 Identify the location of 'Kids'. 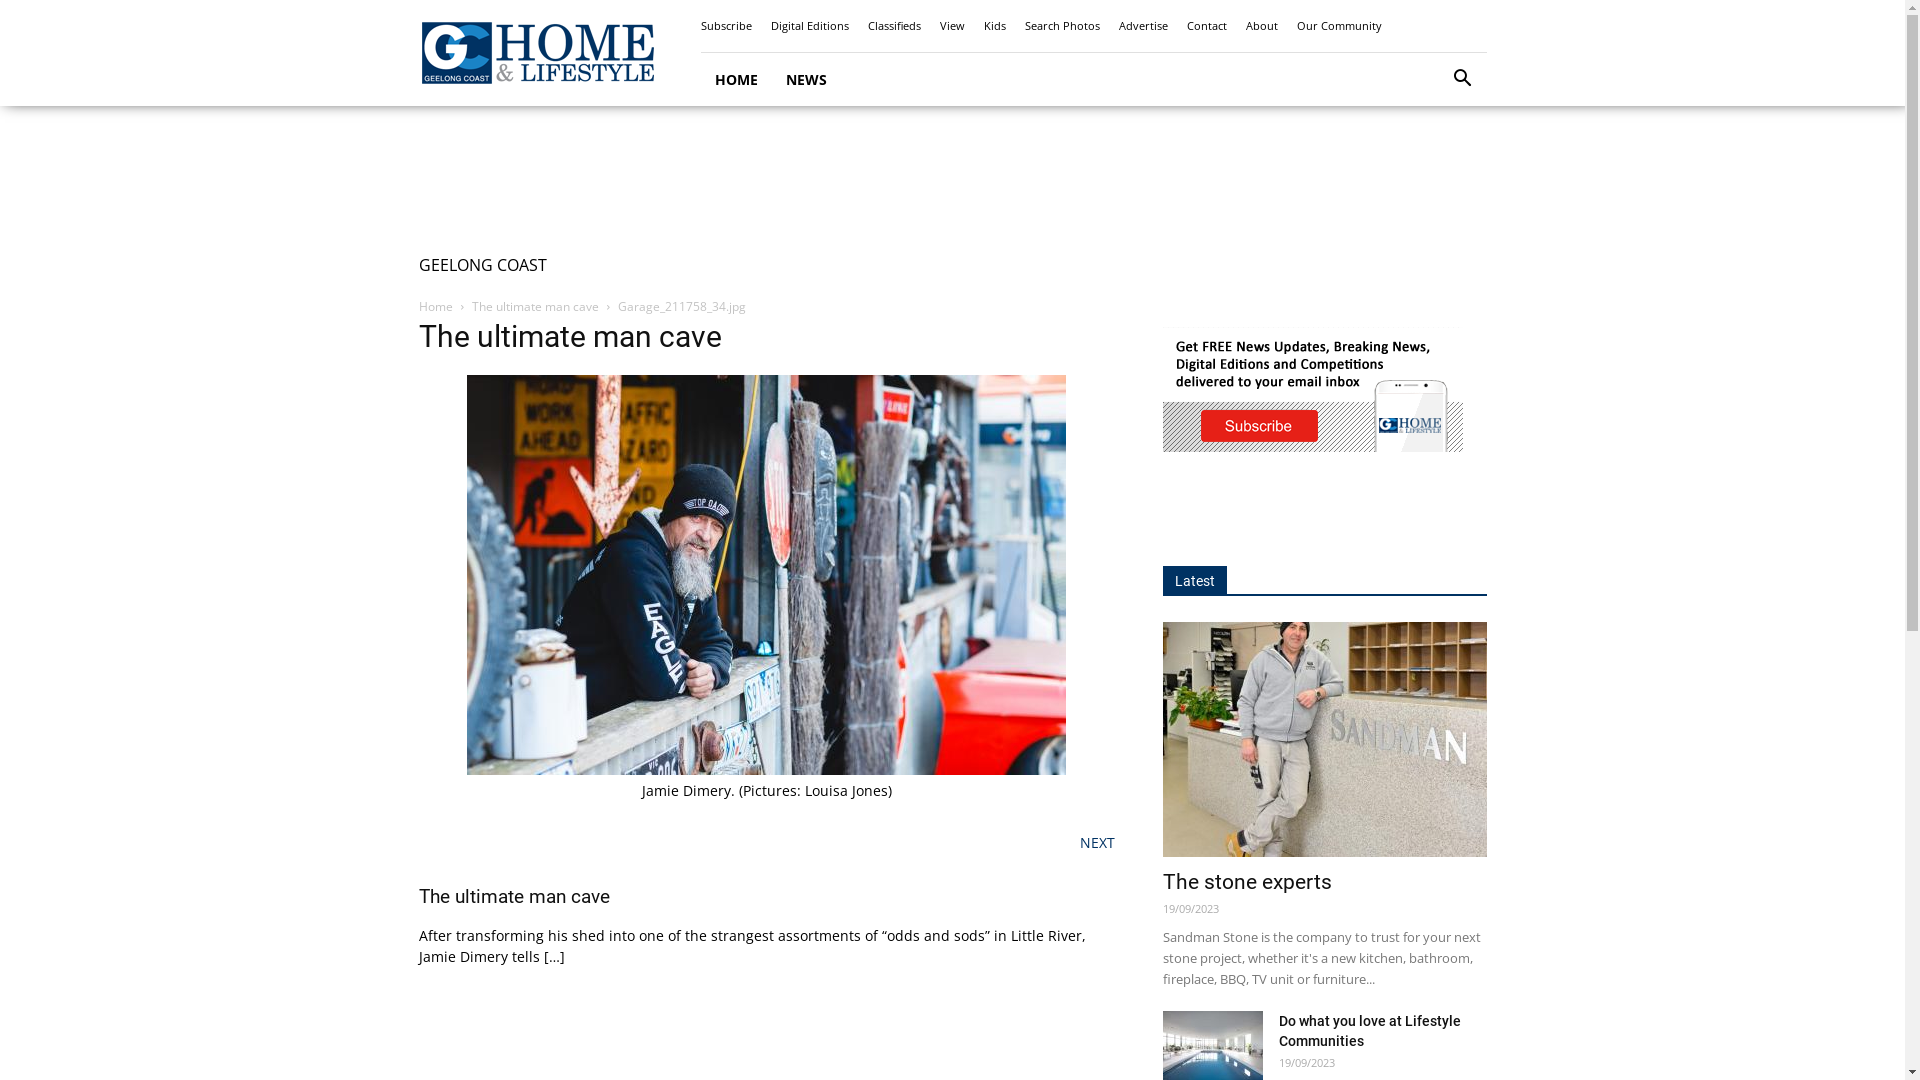
(994, 25).